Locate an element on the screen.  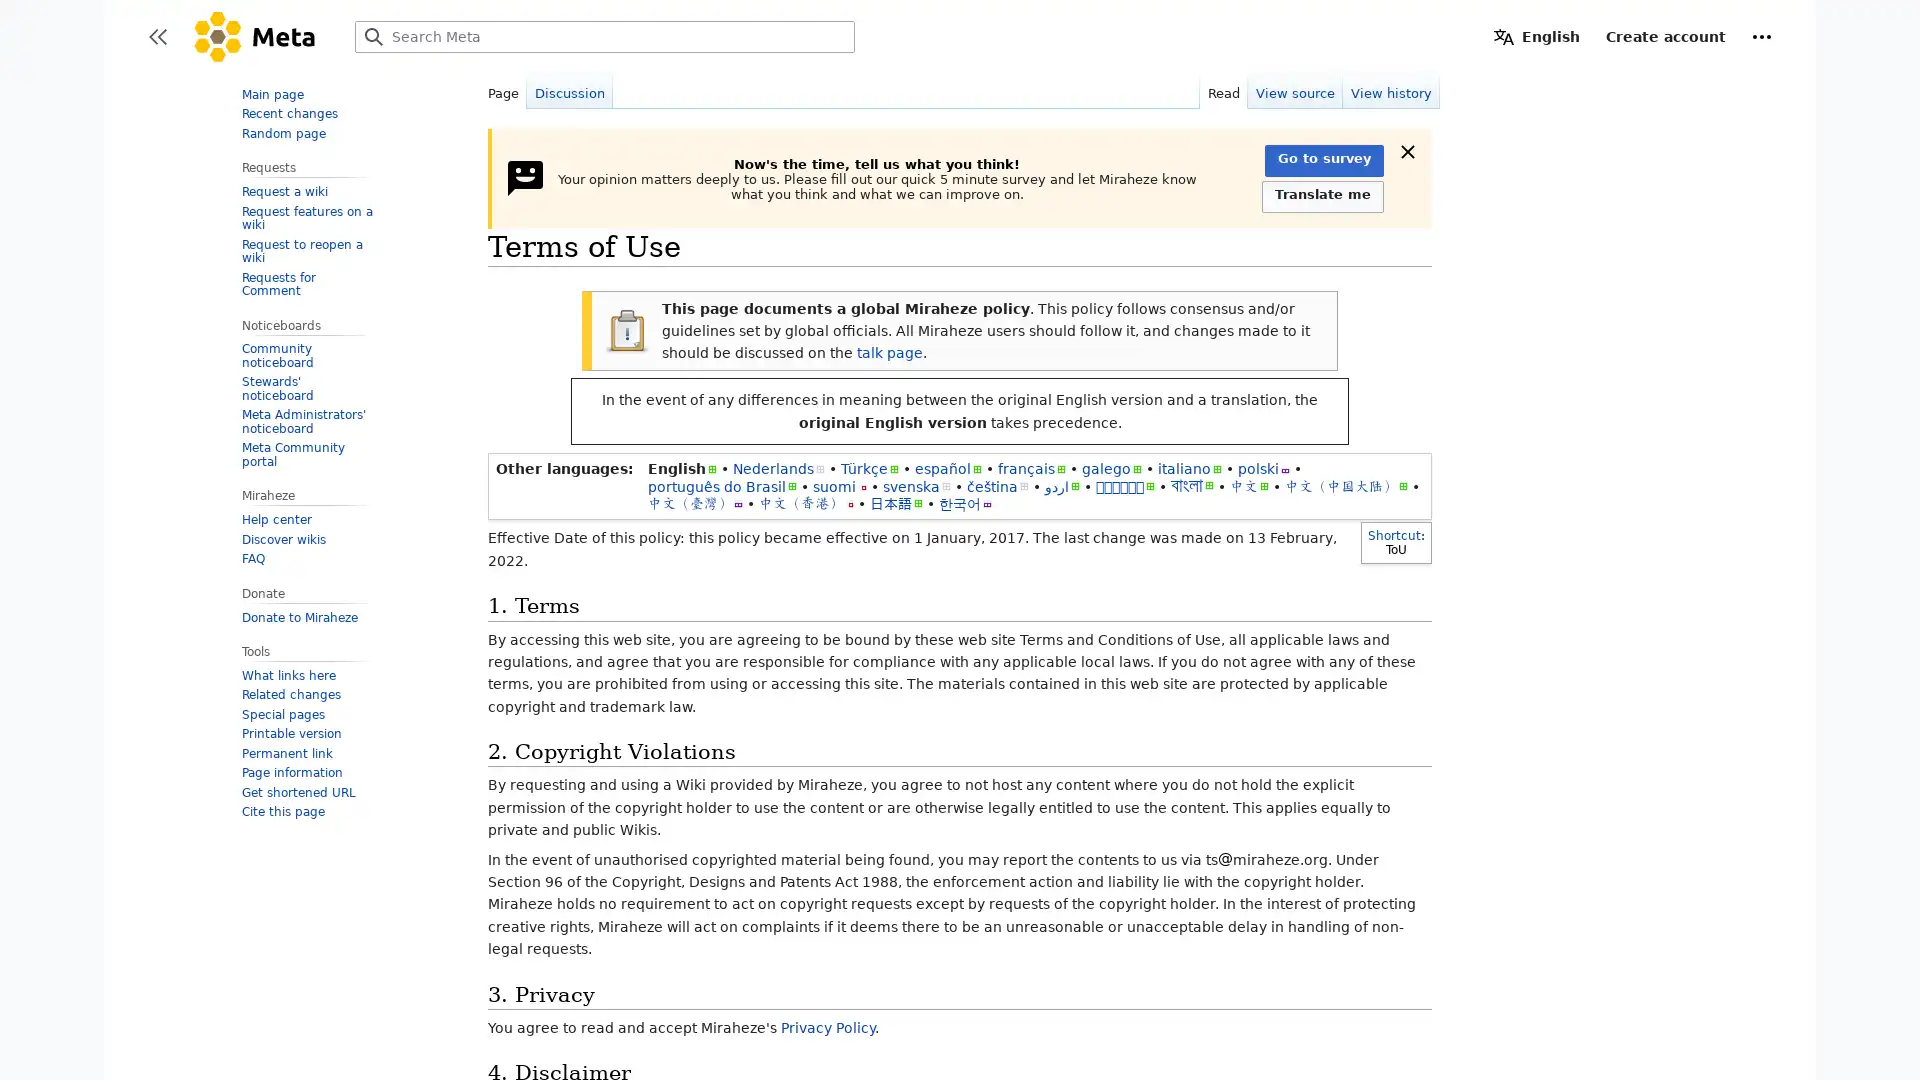
Go is located at coordinates (374, 37).